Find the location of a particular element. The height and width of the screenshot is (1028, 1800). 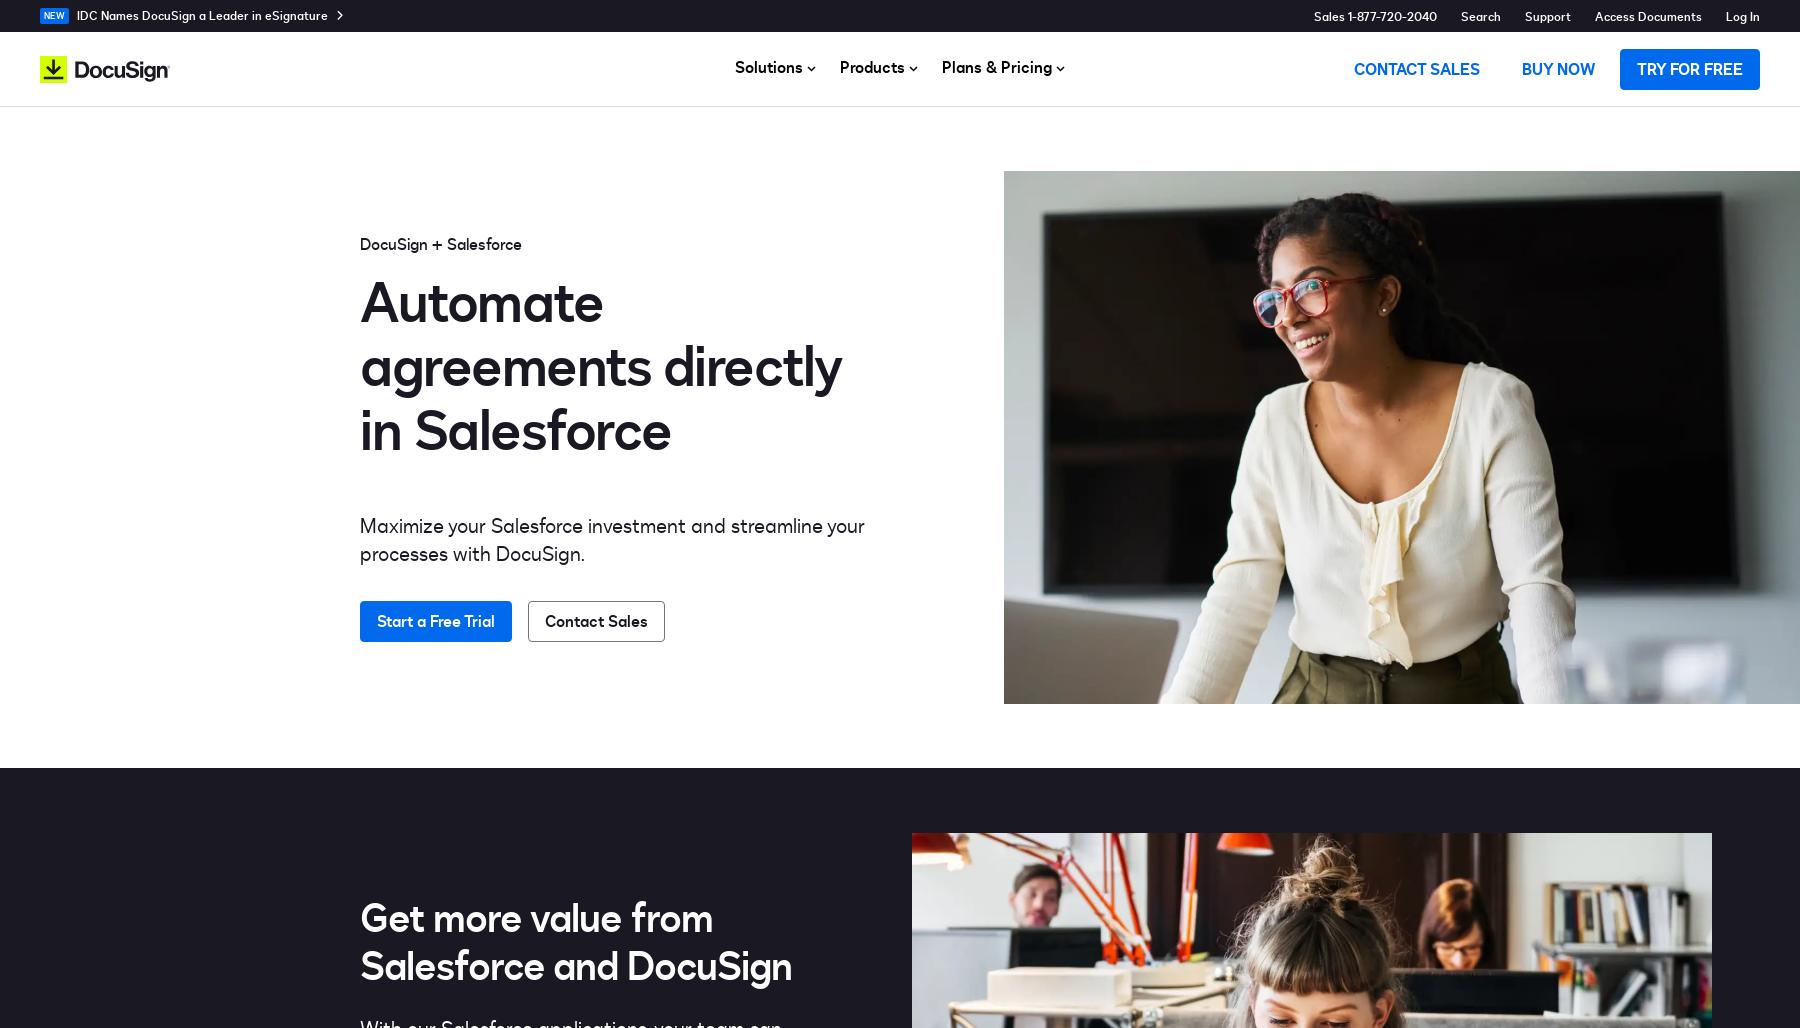

'Industries' is located at coordinates (1217, 164).